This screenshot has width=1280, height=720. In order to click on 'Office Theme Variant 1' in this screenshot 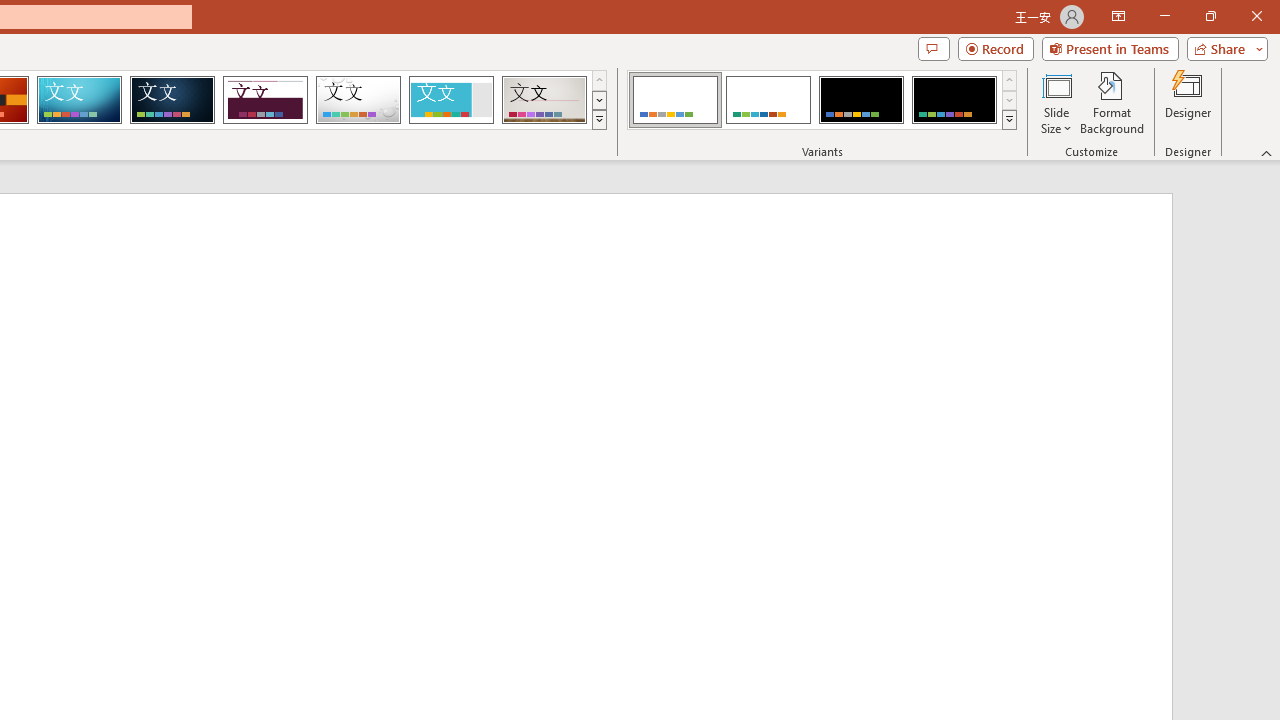, I will do `click(675, 100)`.